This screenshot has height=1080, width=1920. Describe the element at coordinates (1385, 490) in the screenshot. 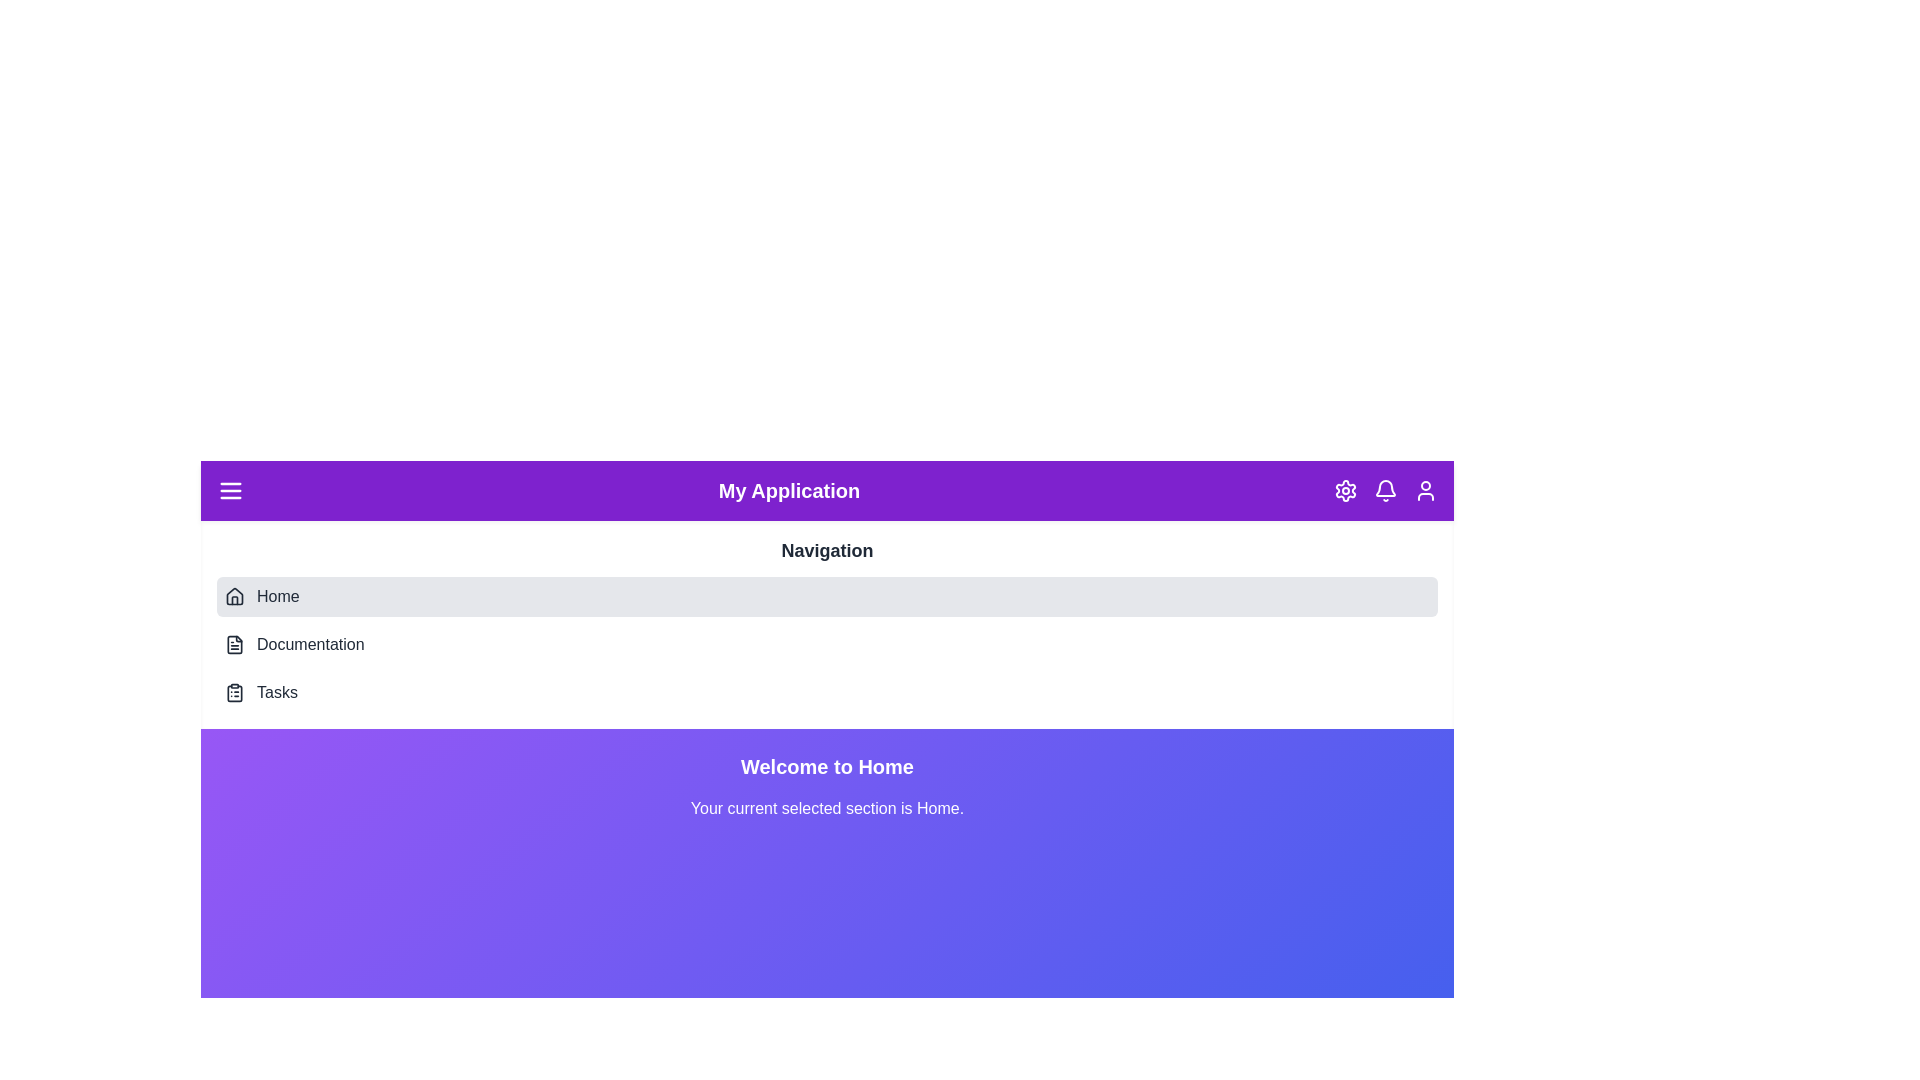

I see `the Bell icon in the header` at that location.